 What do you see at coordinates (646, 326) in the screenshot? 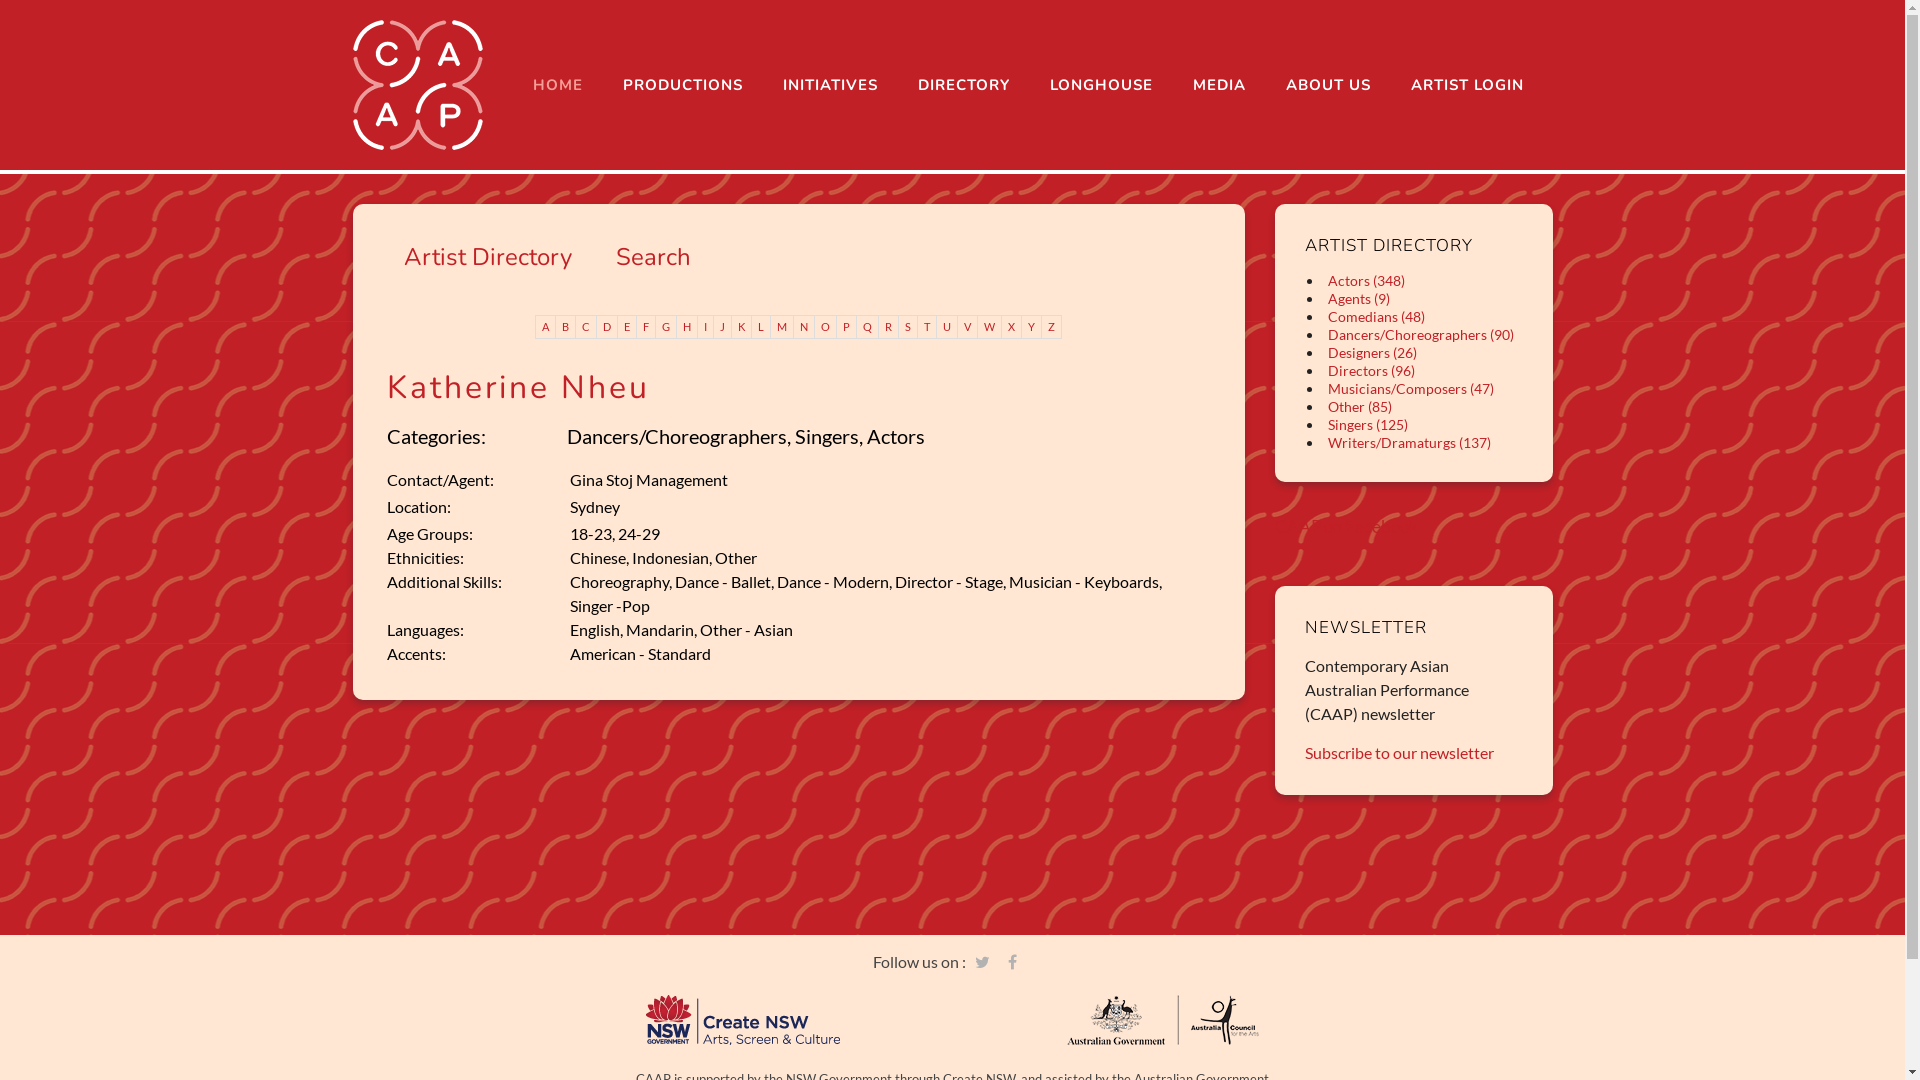
I see `'F'` at bounding box center [646, 326].